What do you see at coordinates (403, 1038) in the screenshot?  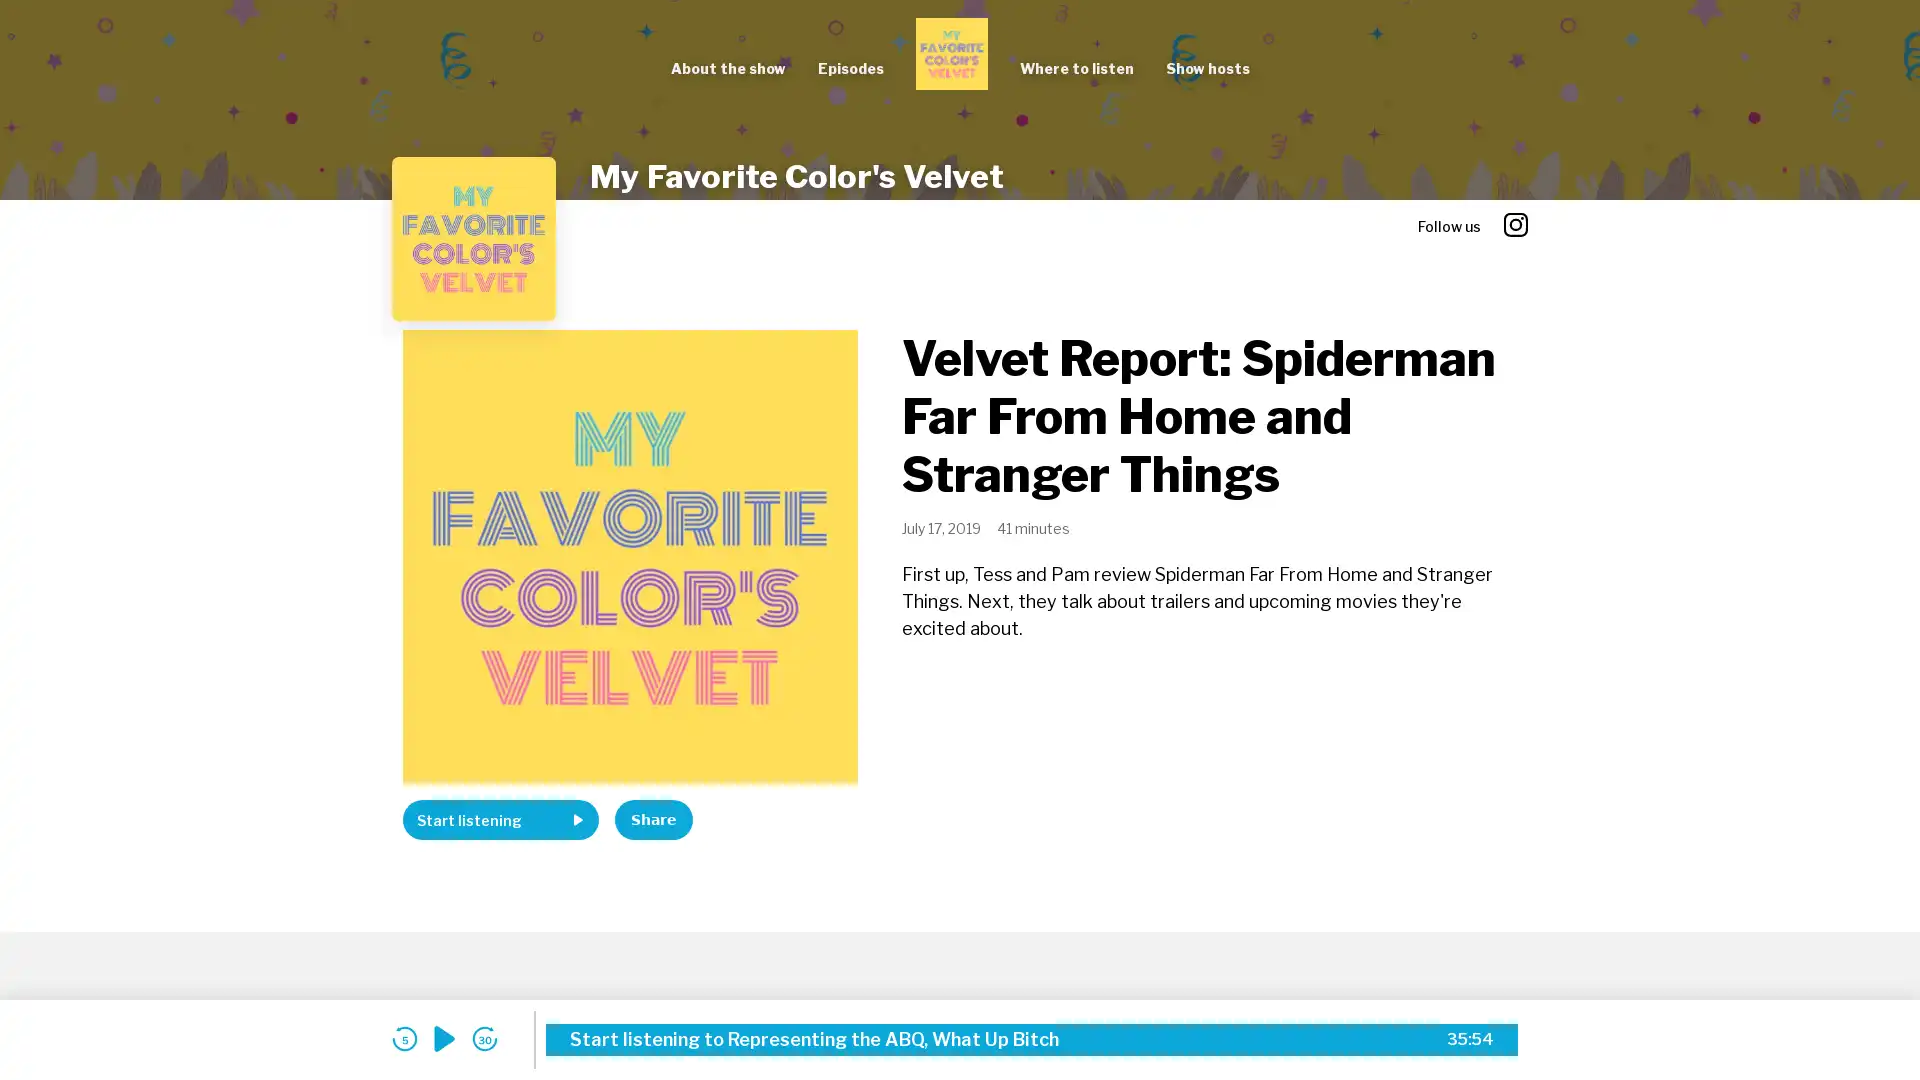 I see `skip back 5 seconds` at bounding box center [403, 1038].